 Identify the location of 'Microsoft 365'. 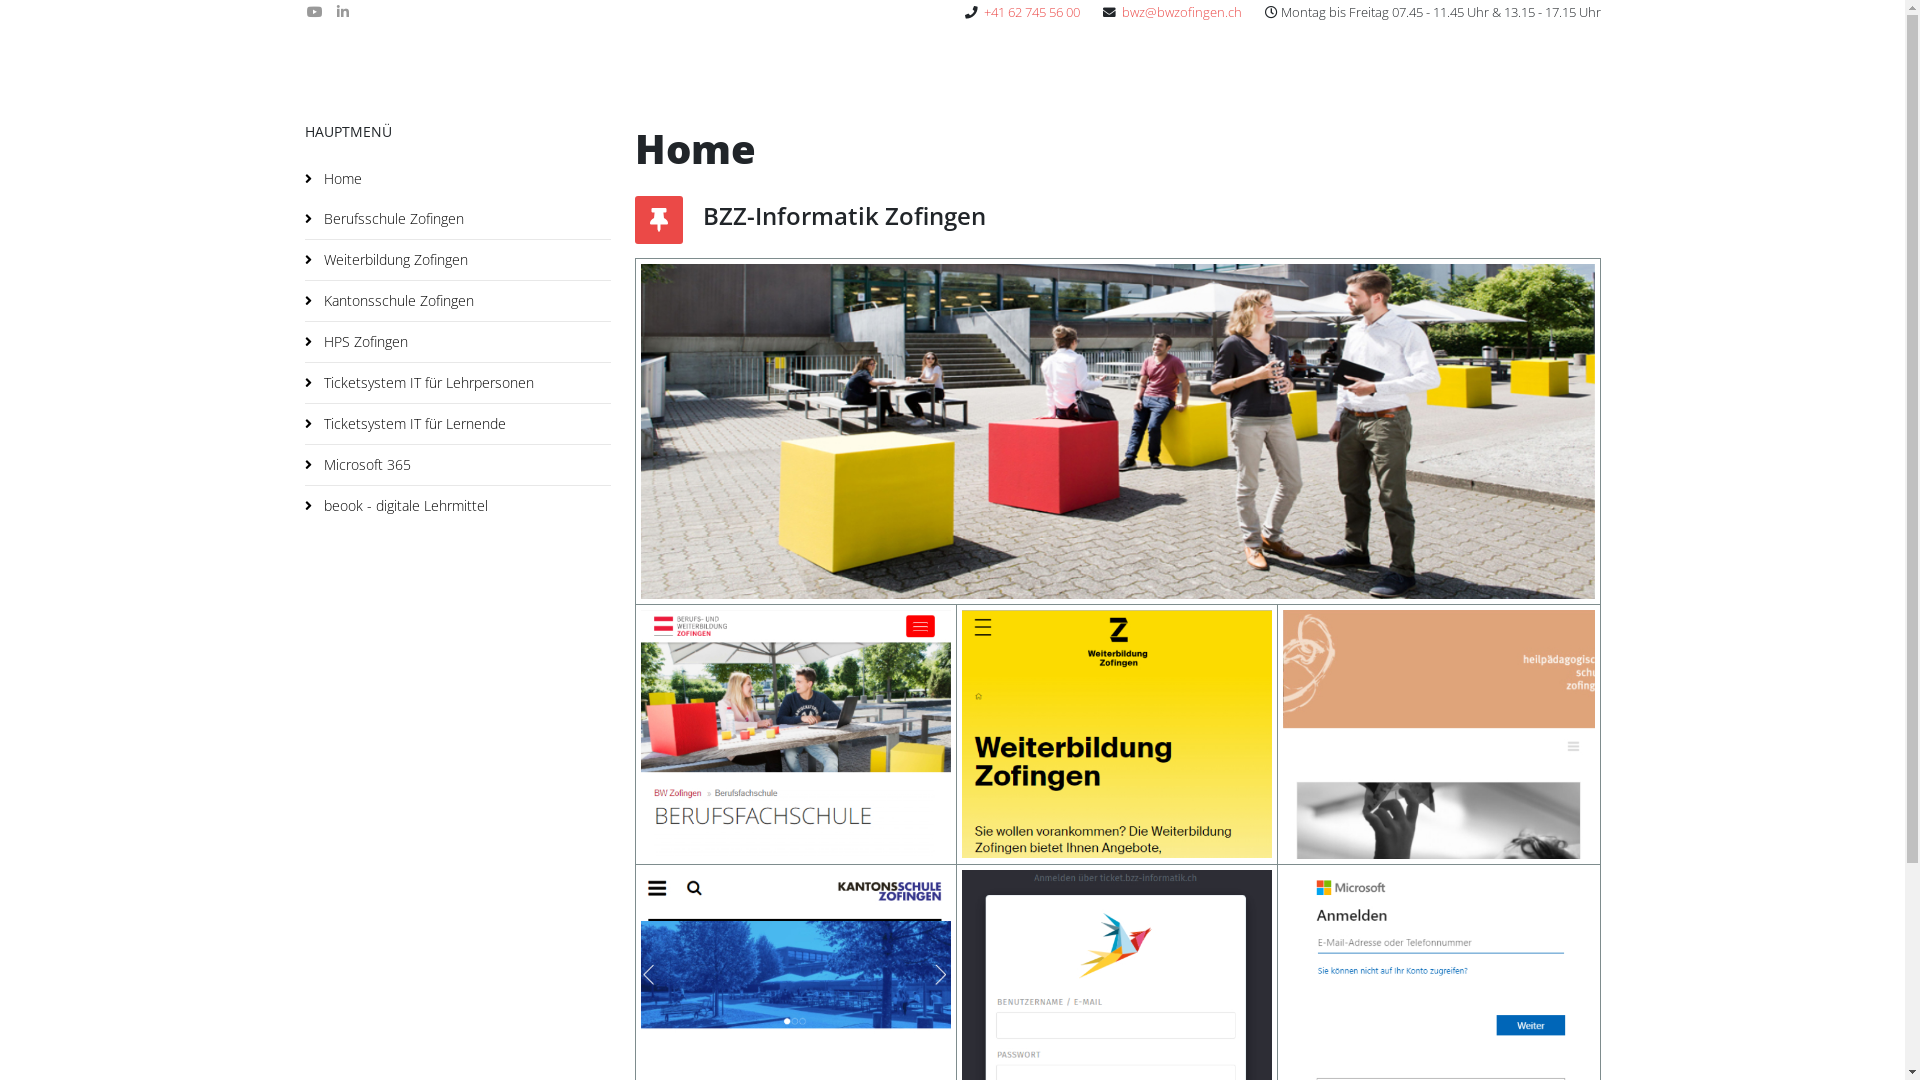
(455, 465).